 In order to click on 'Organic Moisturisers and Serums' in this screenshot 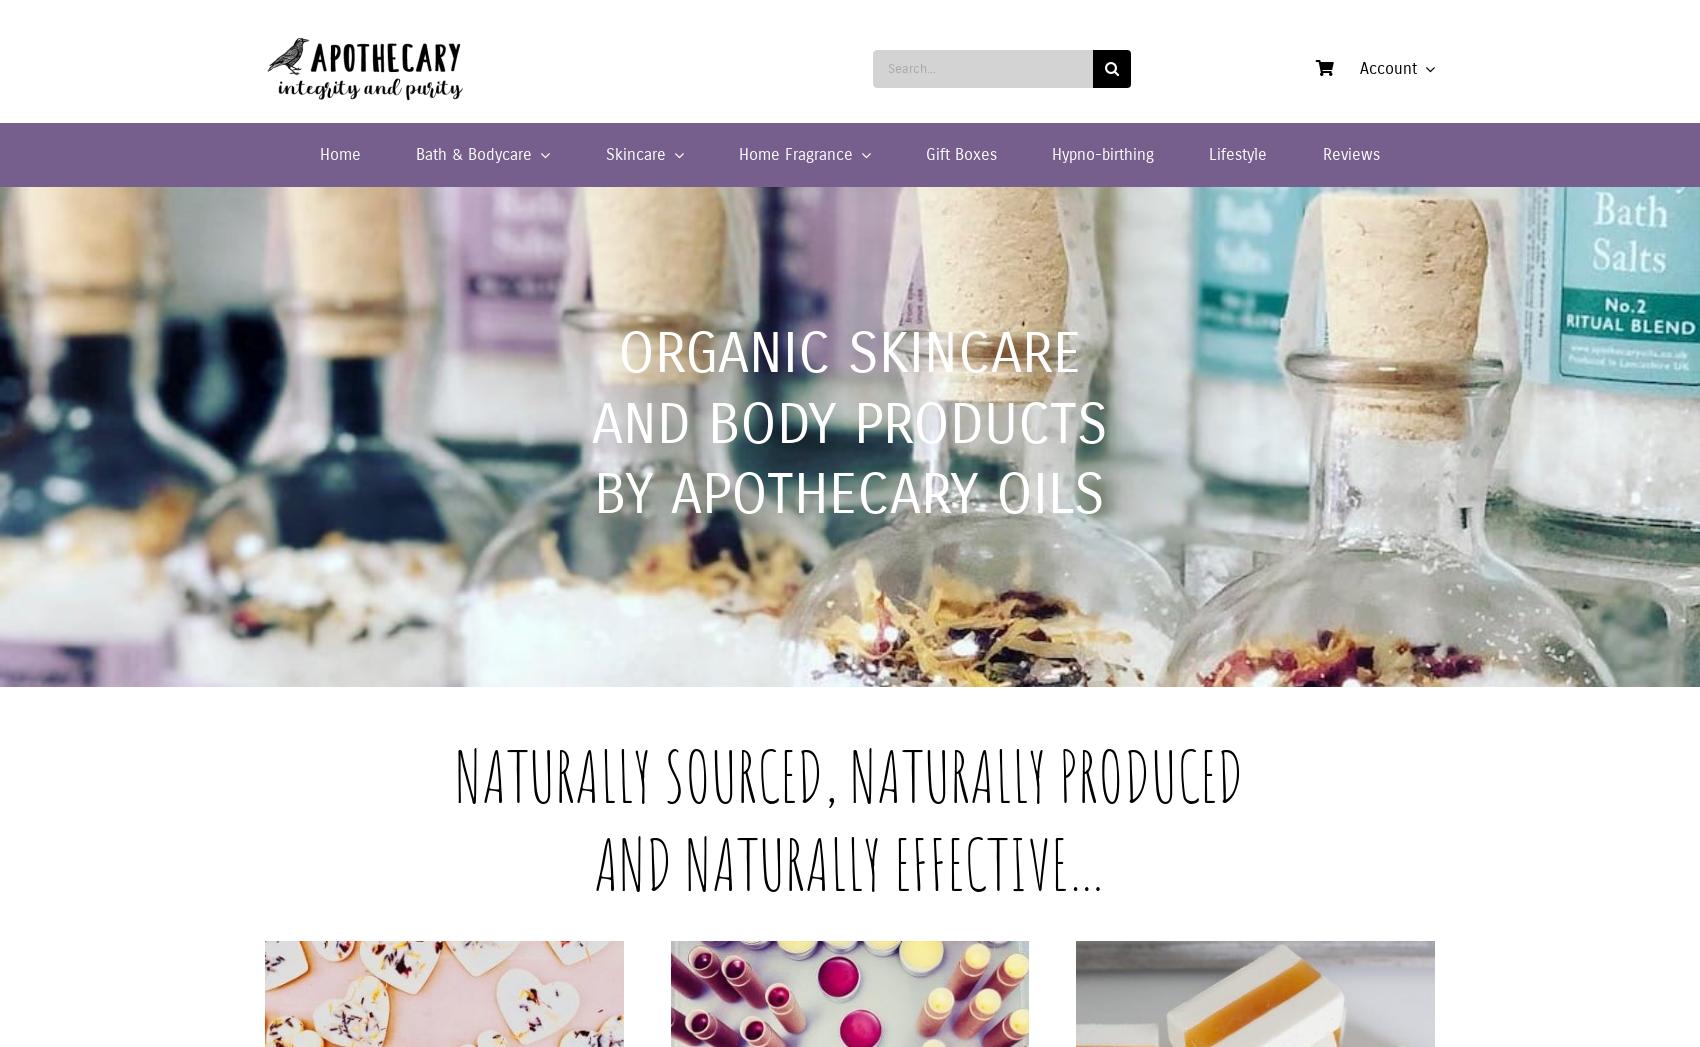, I will do `click(724, 210)`.